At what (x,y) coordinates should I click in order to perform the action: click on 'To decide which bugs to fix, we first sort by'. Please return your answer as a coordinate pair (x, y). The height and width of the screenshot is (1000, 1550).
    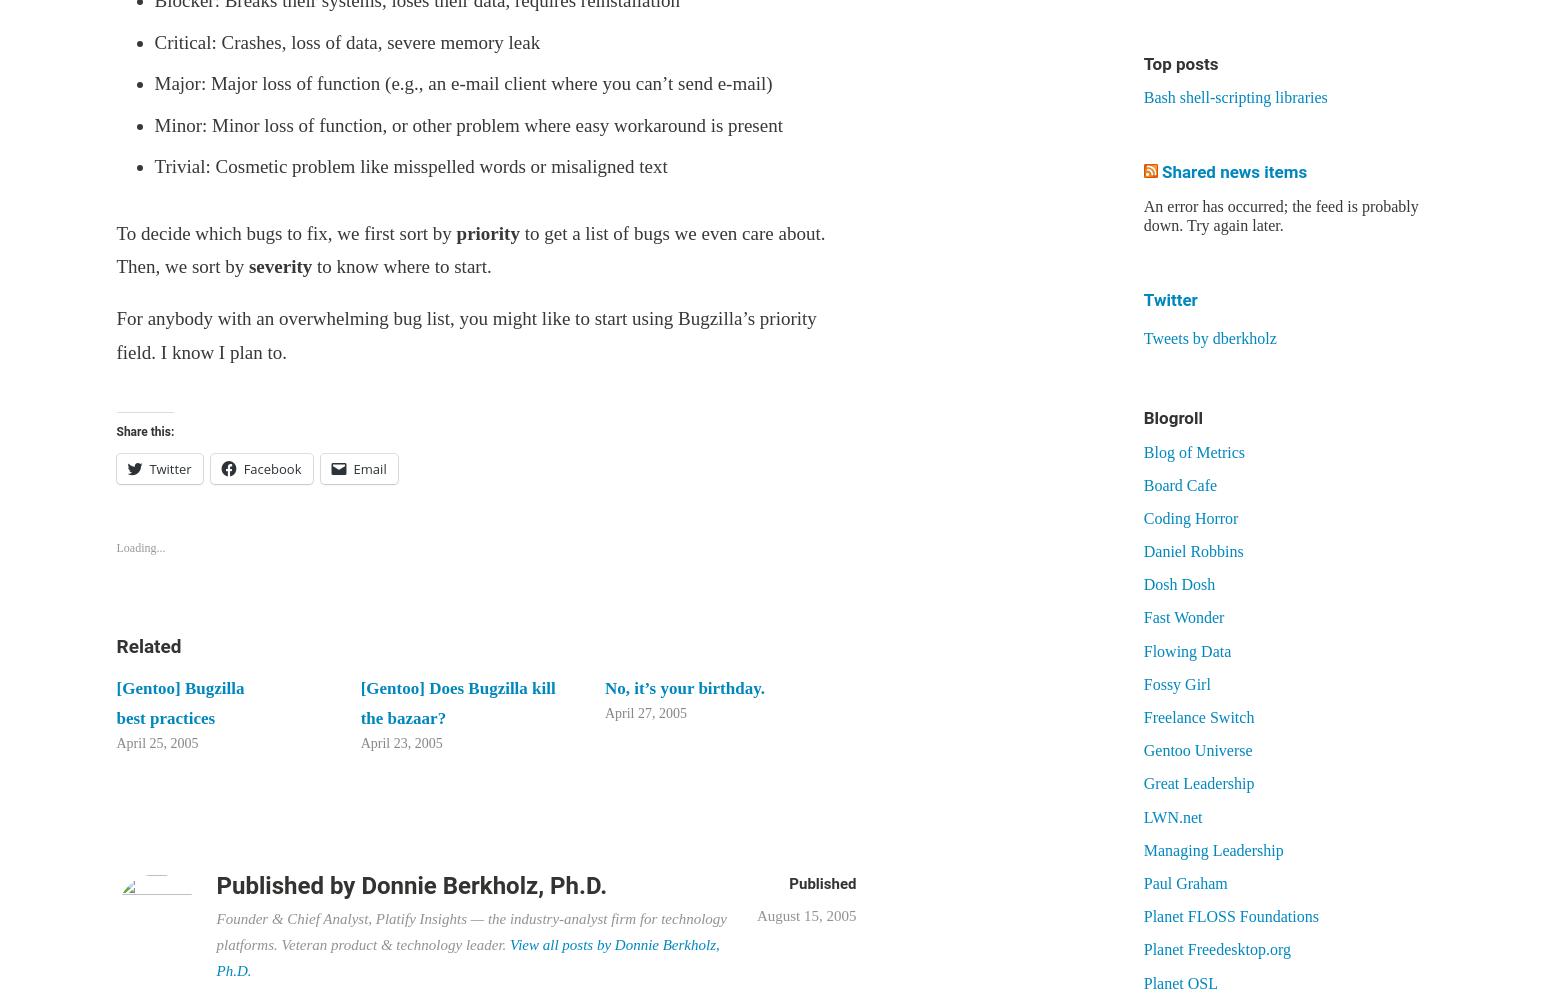
    Looking at the image, I should click on (115, 231).